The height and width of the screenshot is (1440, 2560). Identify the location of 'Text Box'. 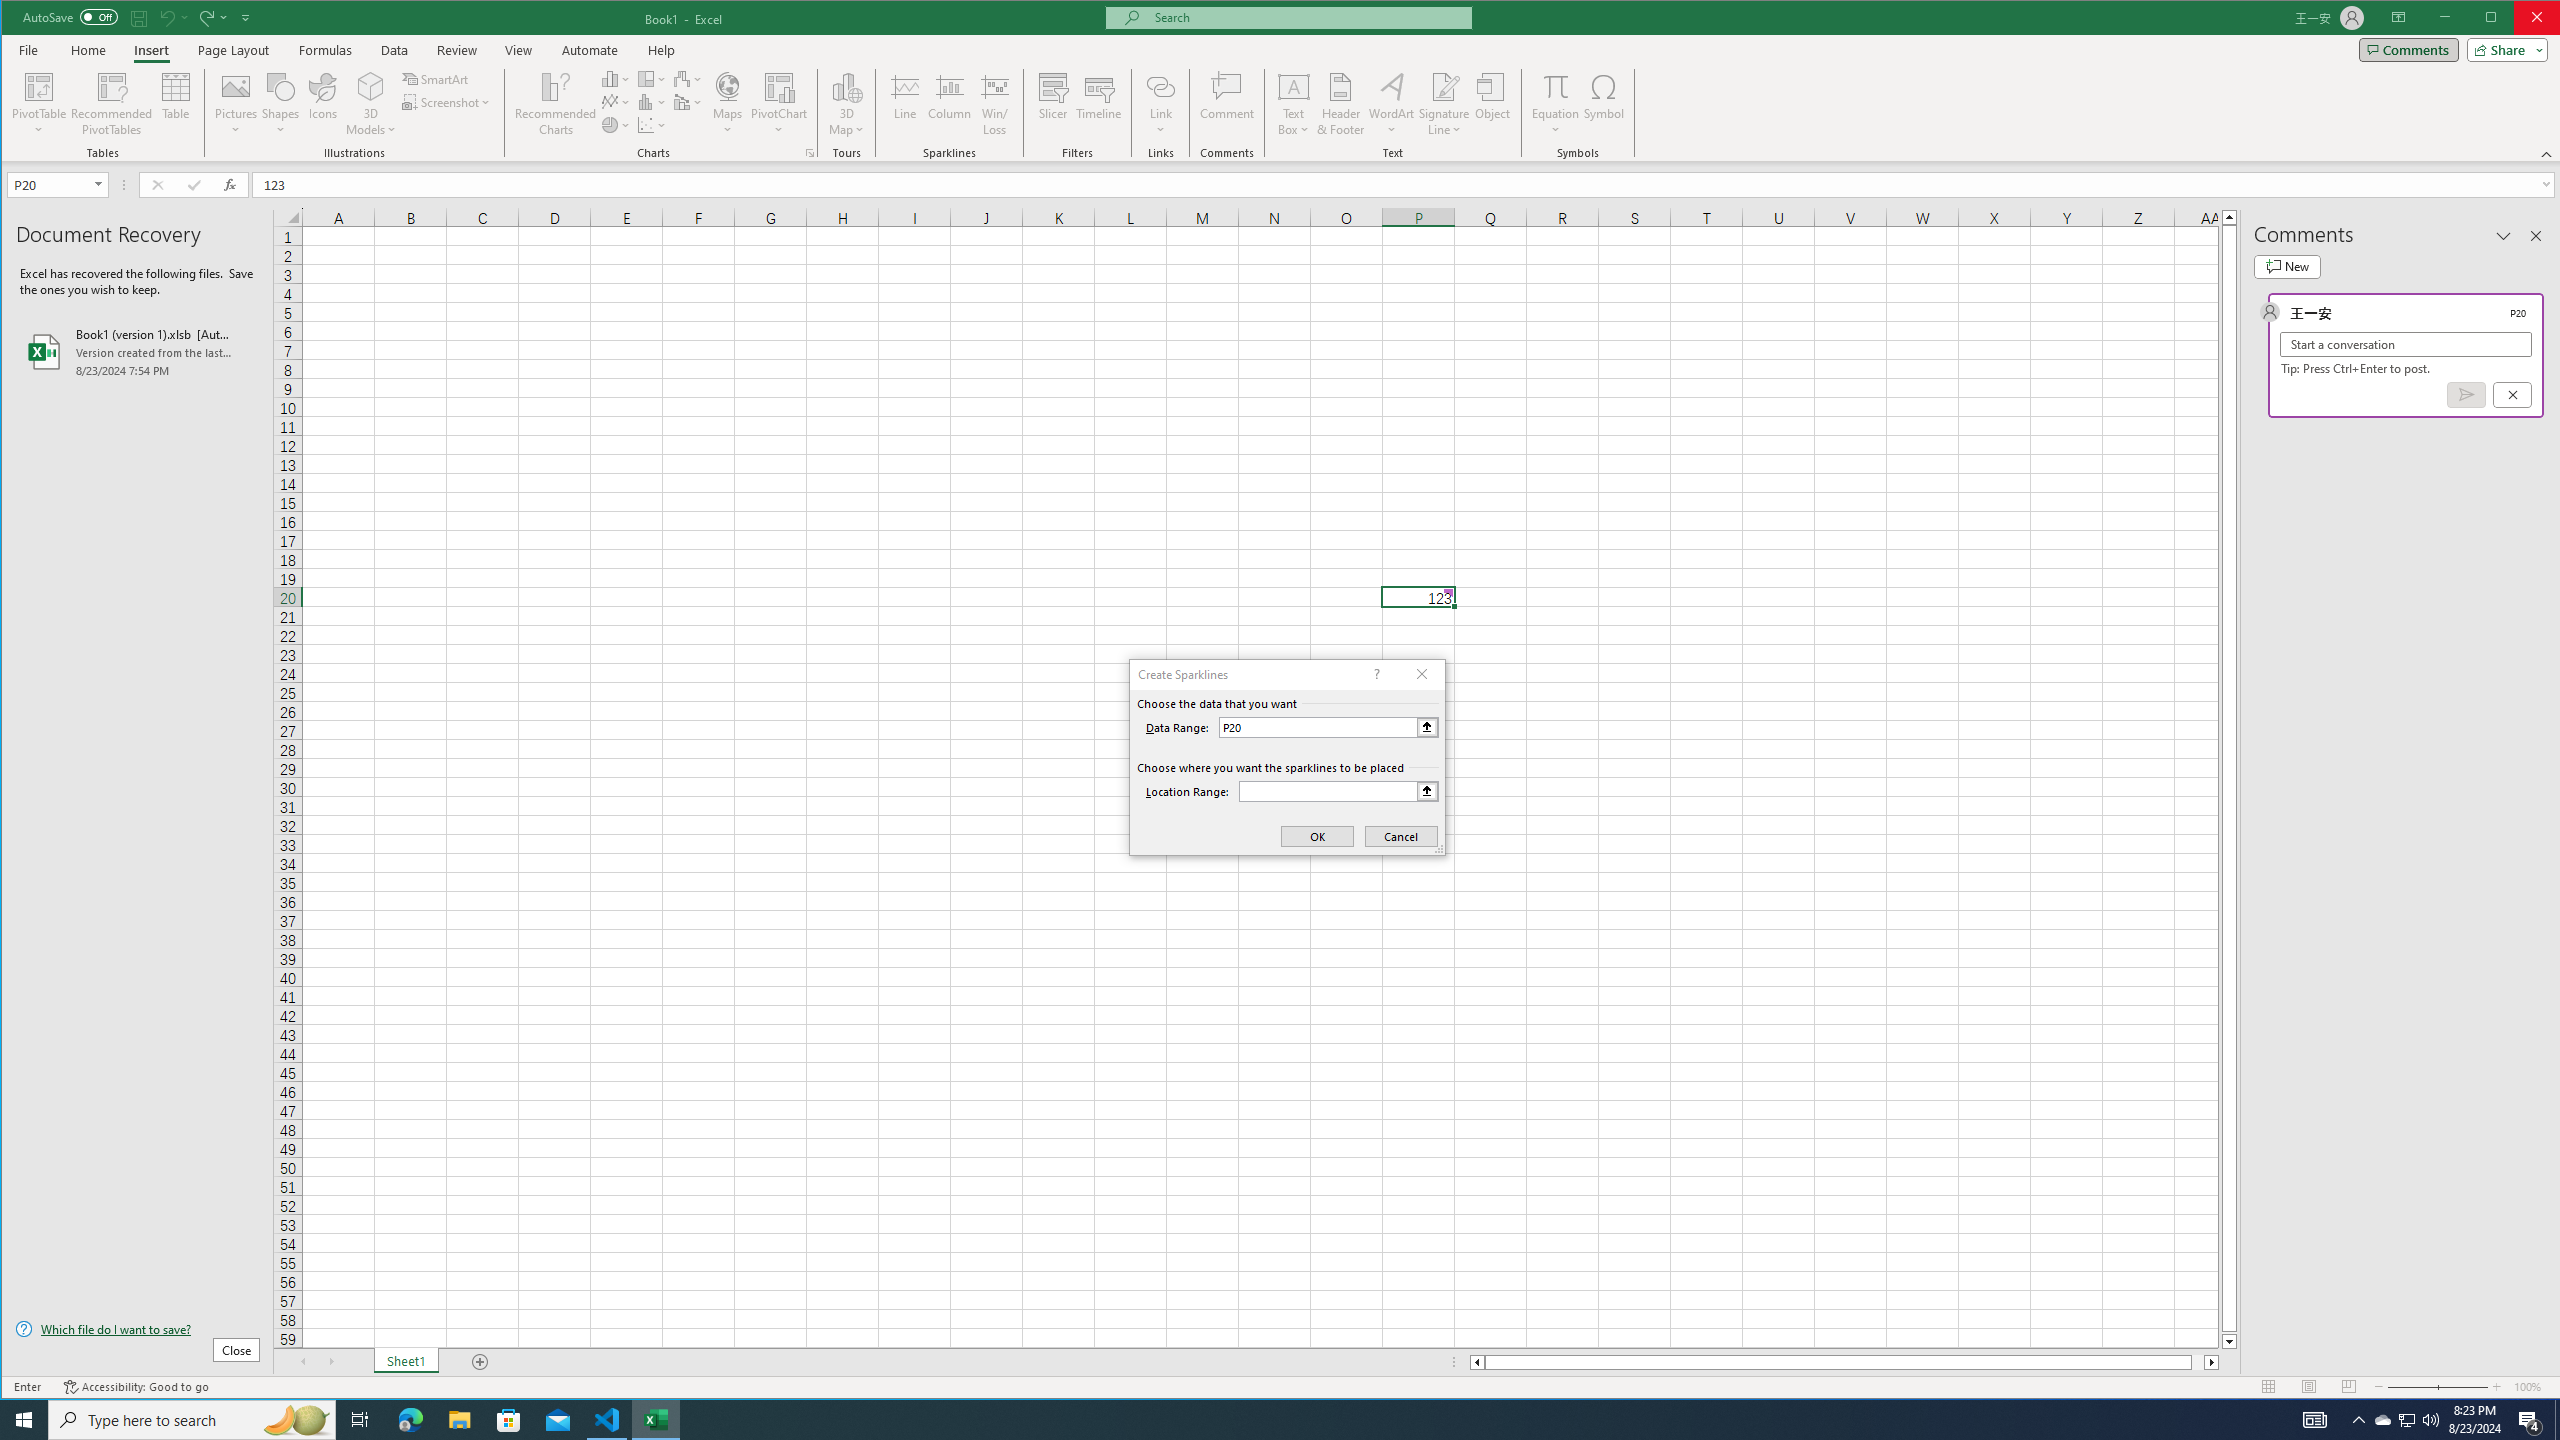
(1293, 103).